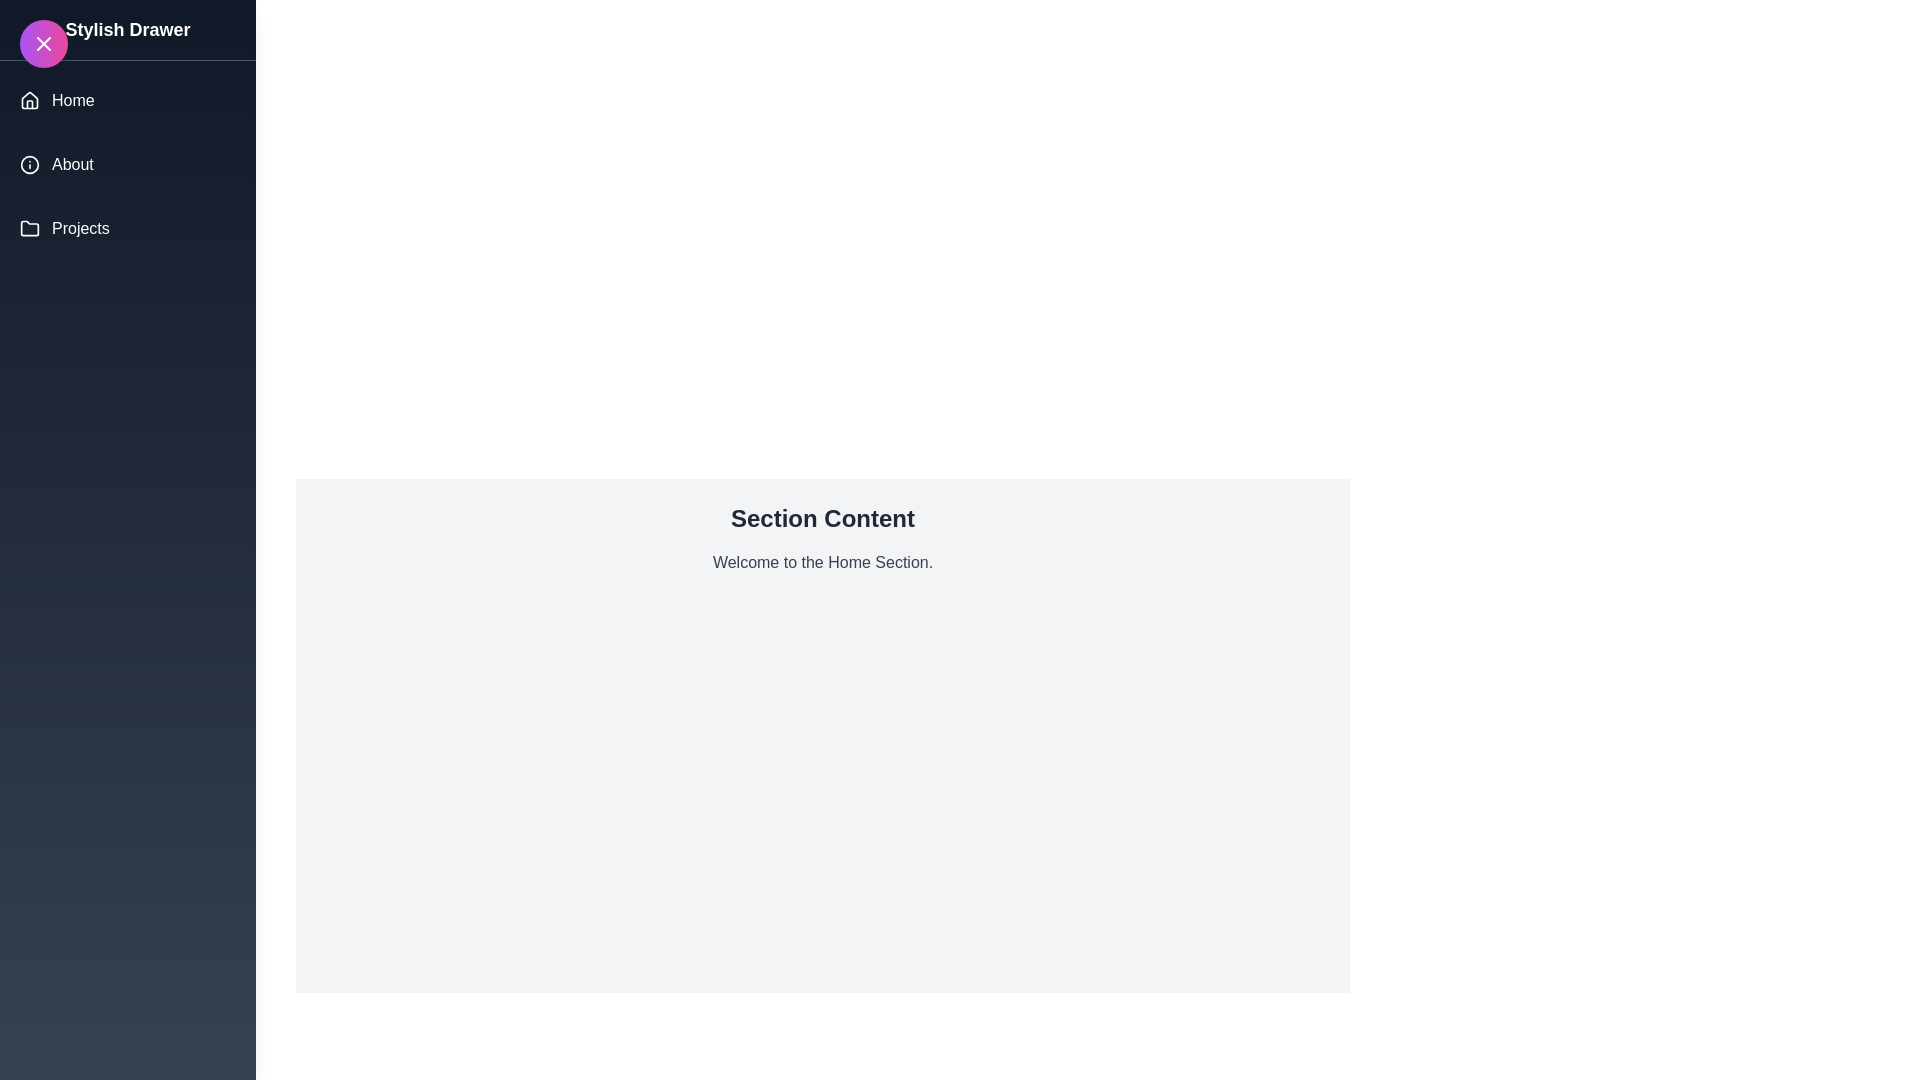 Image resolution: width=1920 pixels, height=1080 pixels. Describe the element at coordinates (127, 100) in the screenshot. I see `the drawer menu section Home to display its content` at that location.